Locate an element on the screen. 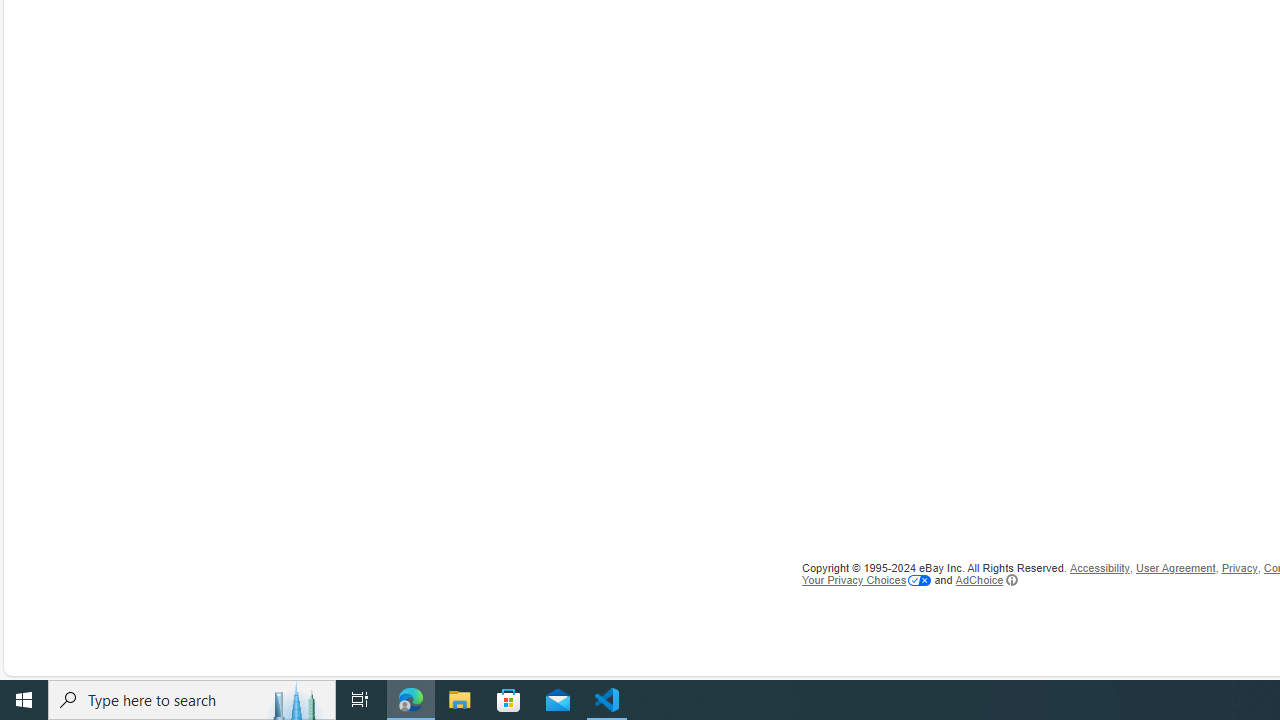 The height and width of the screenshot is (720, 1280). 'AdChoice' is located at coordinates (986, 579).